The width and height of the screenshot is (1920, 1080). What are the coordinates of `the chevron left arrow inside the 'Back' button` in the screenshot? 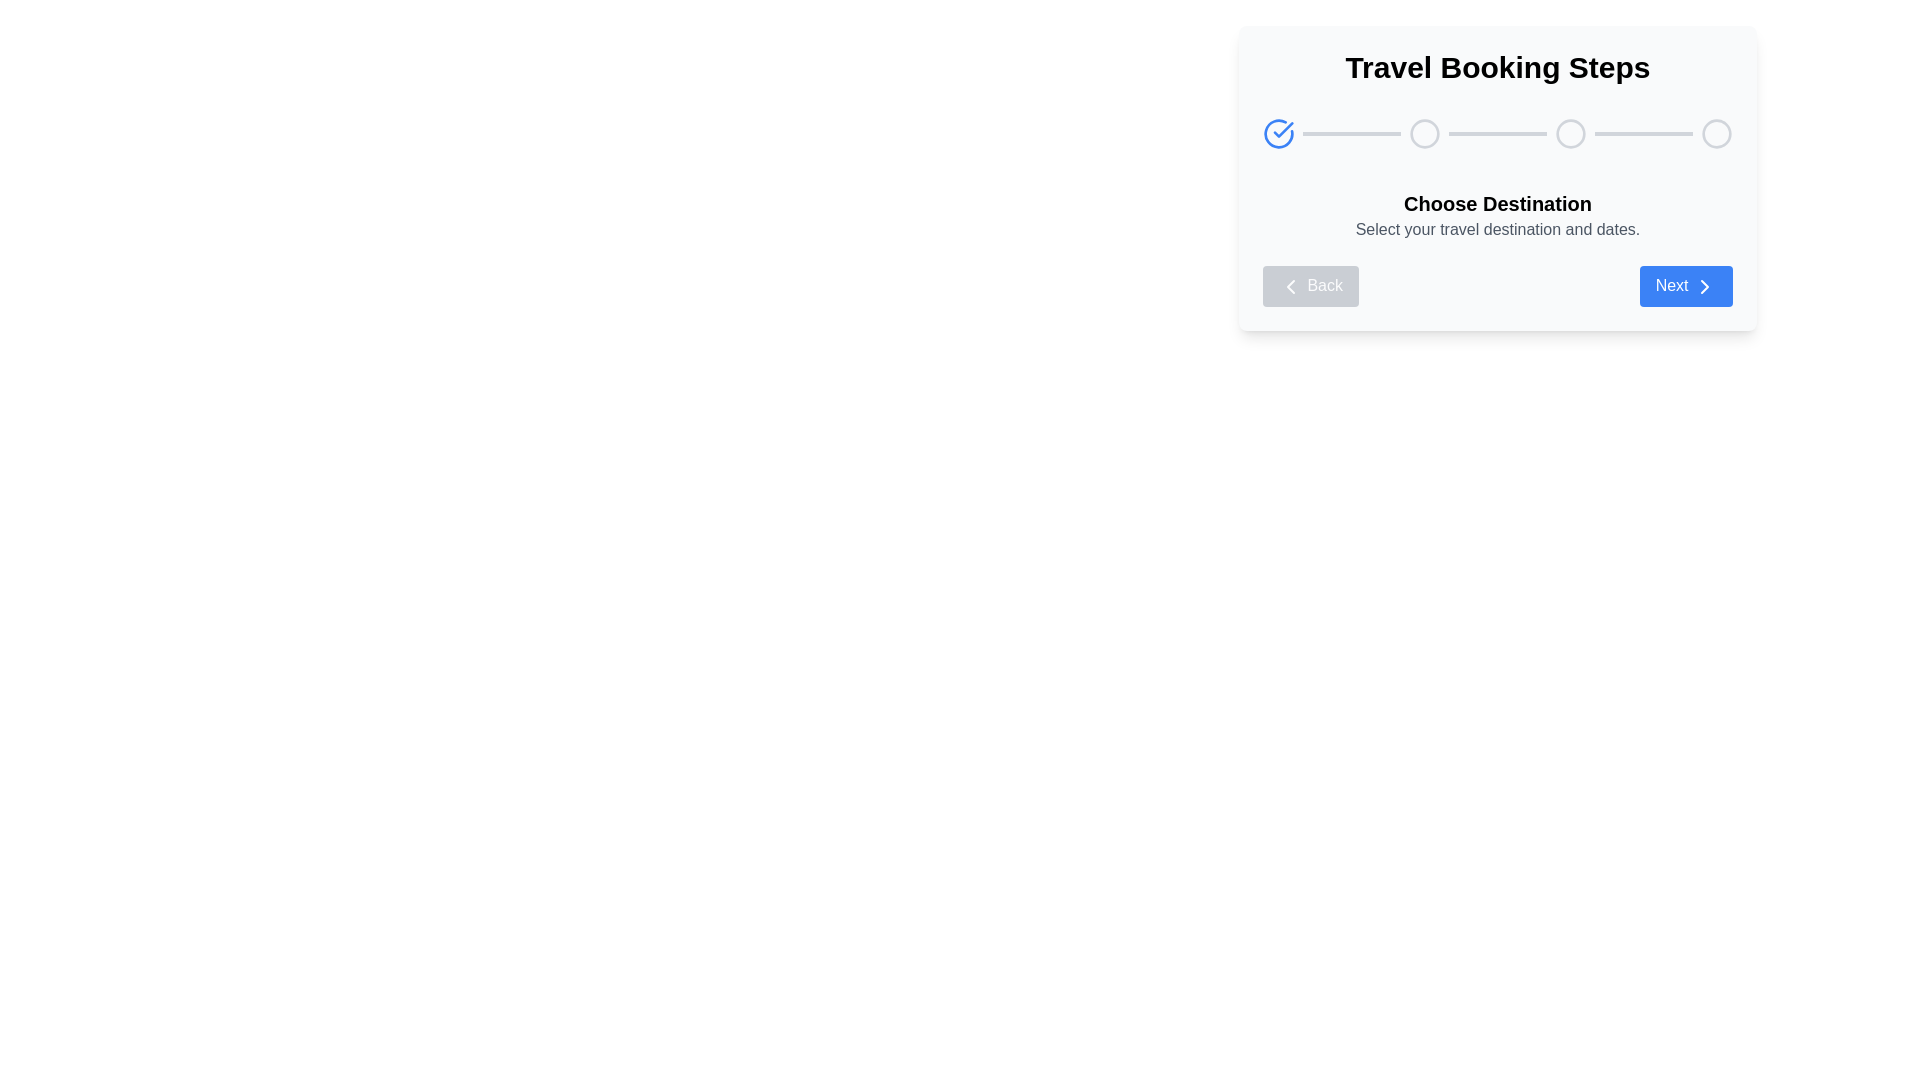 It's located at (1291, 285).